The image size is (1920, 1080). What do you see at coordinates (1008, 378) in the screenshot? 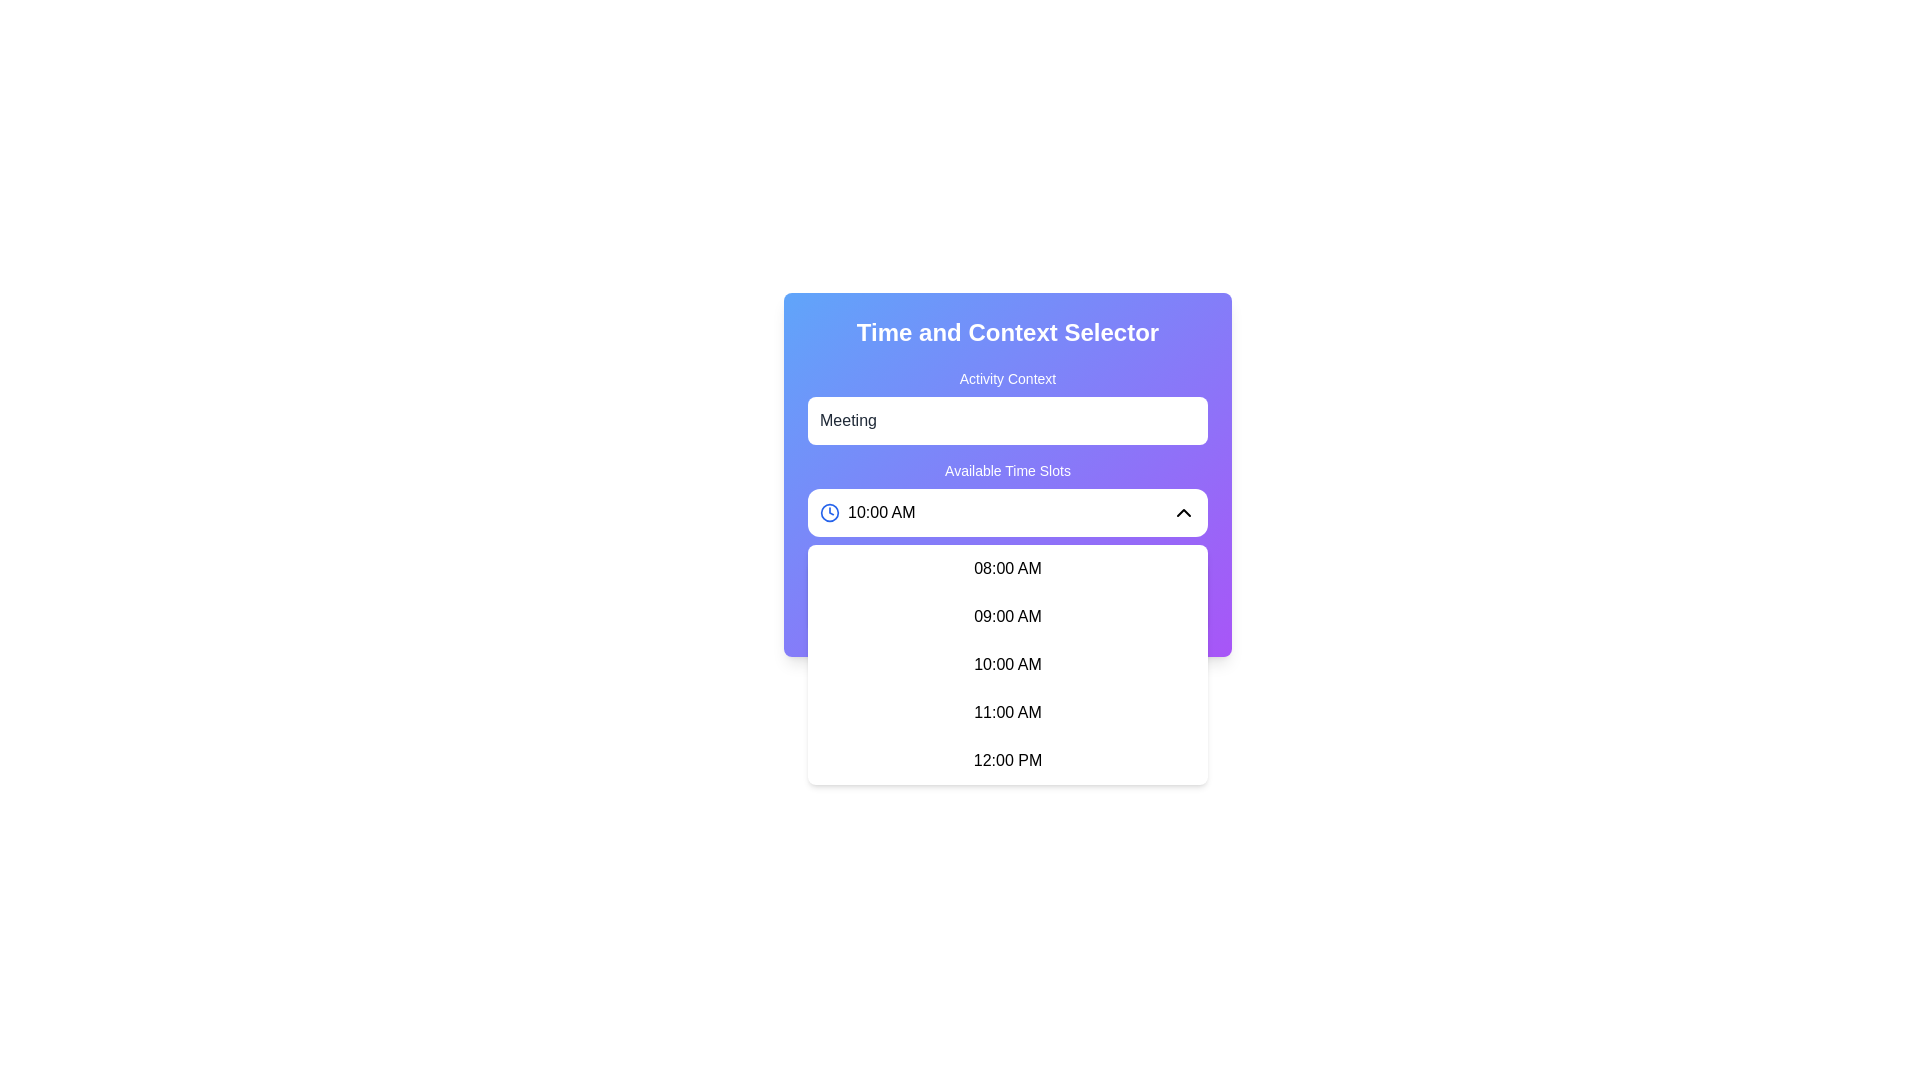
I see `the static text label that provides a title or description for the activity selection section, located directly under the 'Time and Context Selector' header` at bounding box center [1008, 378].